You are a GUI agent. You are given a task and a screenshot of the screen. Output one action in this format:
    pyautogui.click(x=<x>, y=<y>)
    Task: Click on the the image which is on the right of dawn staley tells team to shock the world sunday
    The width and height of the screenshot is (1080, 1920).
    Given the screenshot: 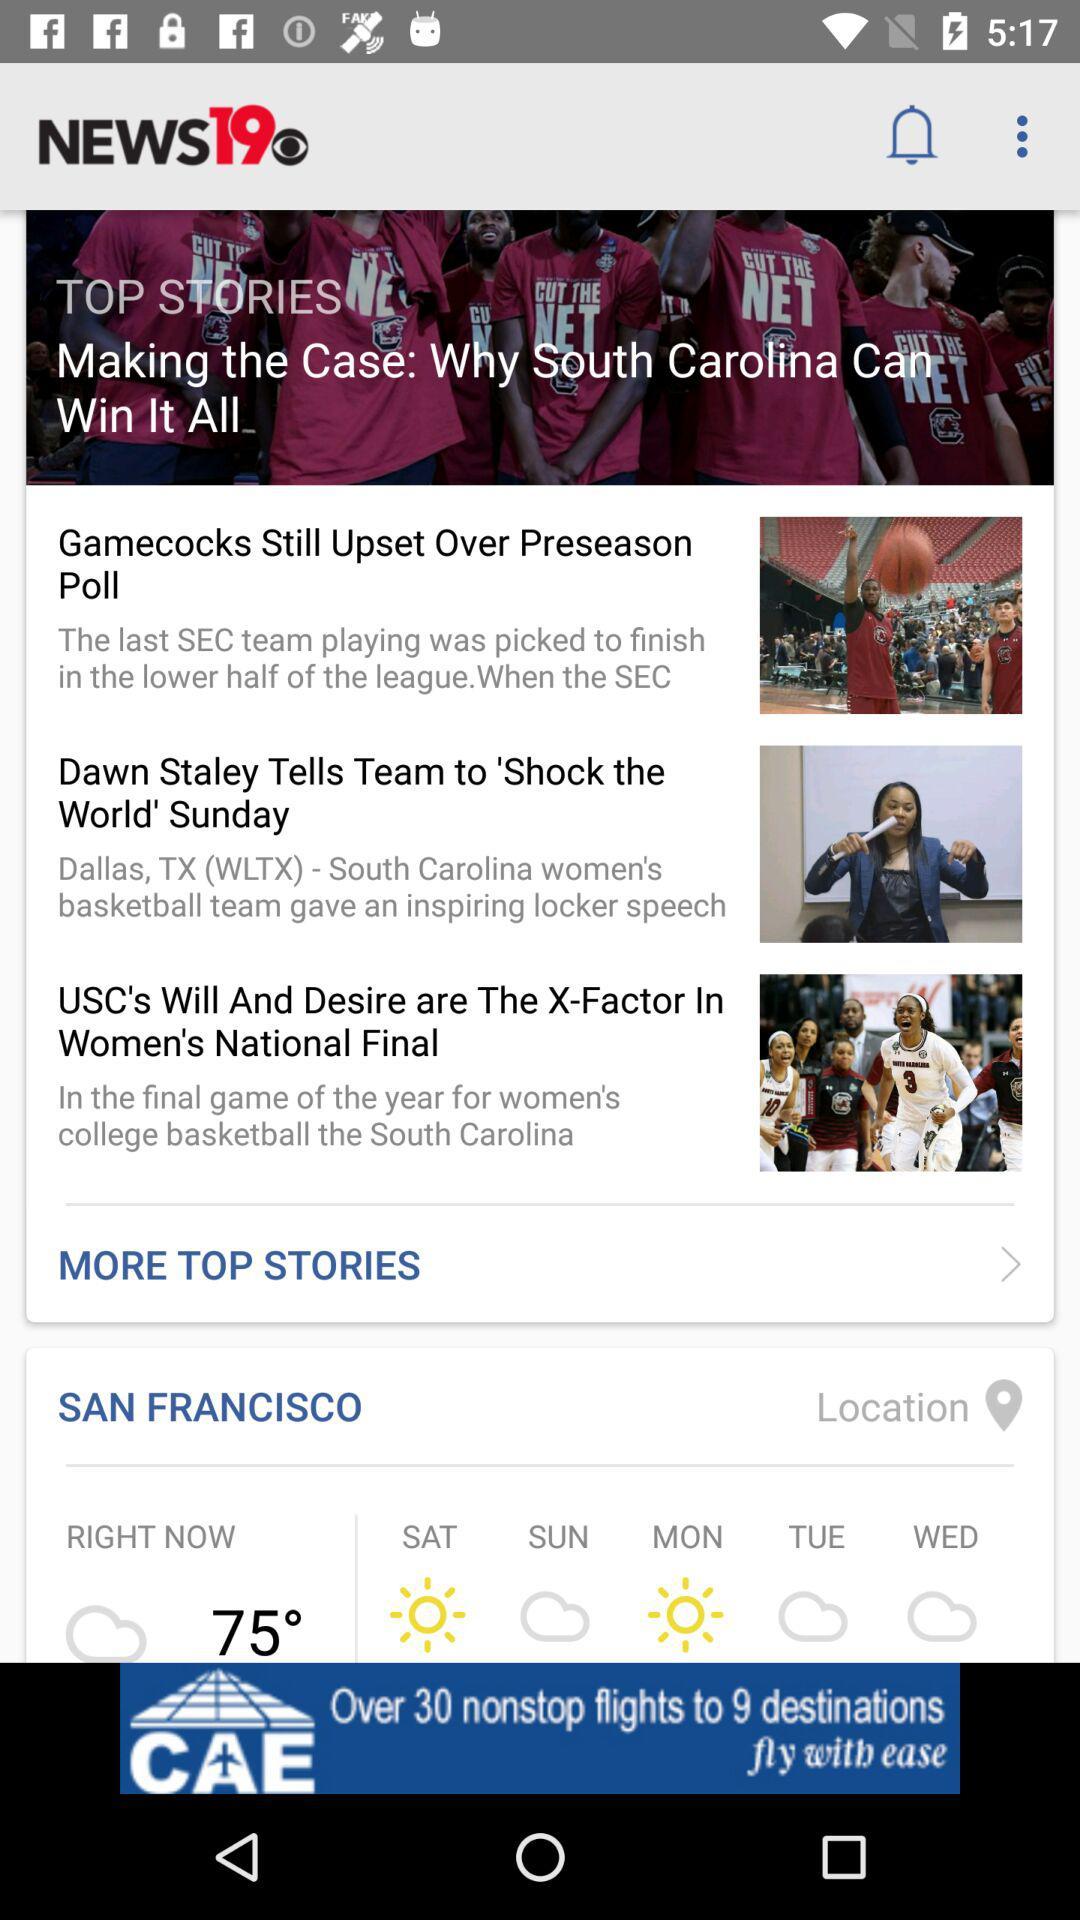 What is the action you would take?
    pyautogui.click(x=890, y=844)
    